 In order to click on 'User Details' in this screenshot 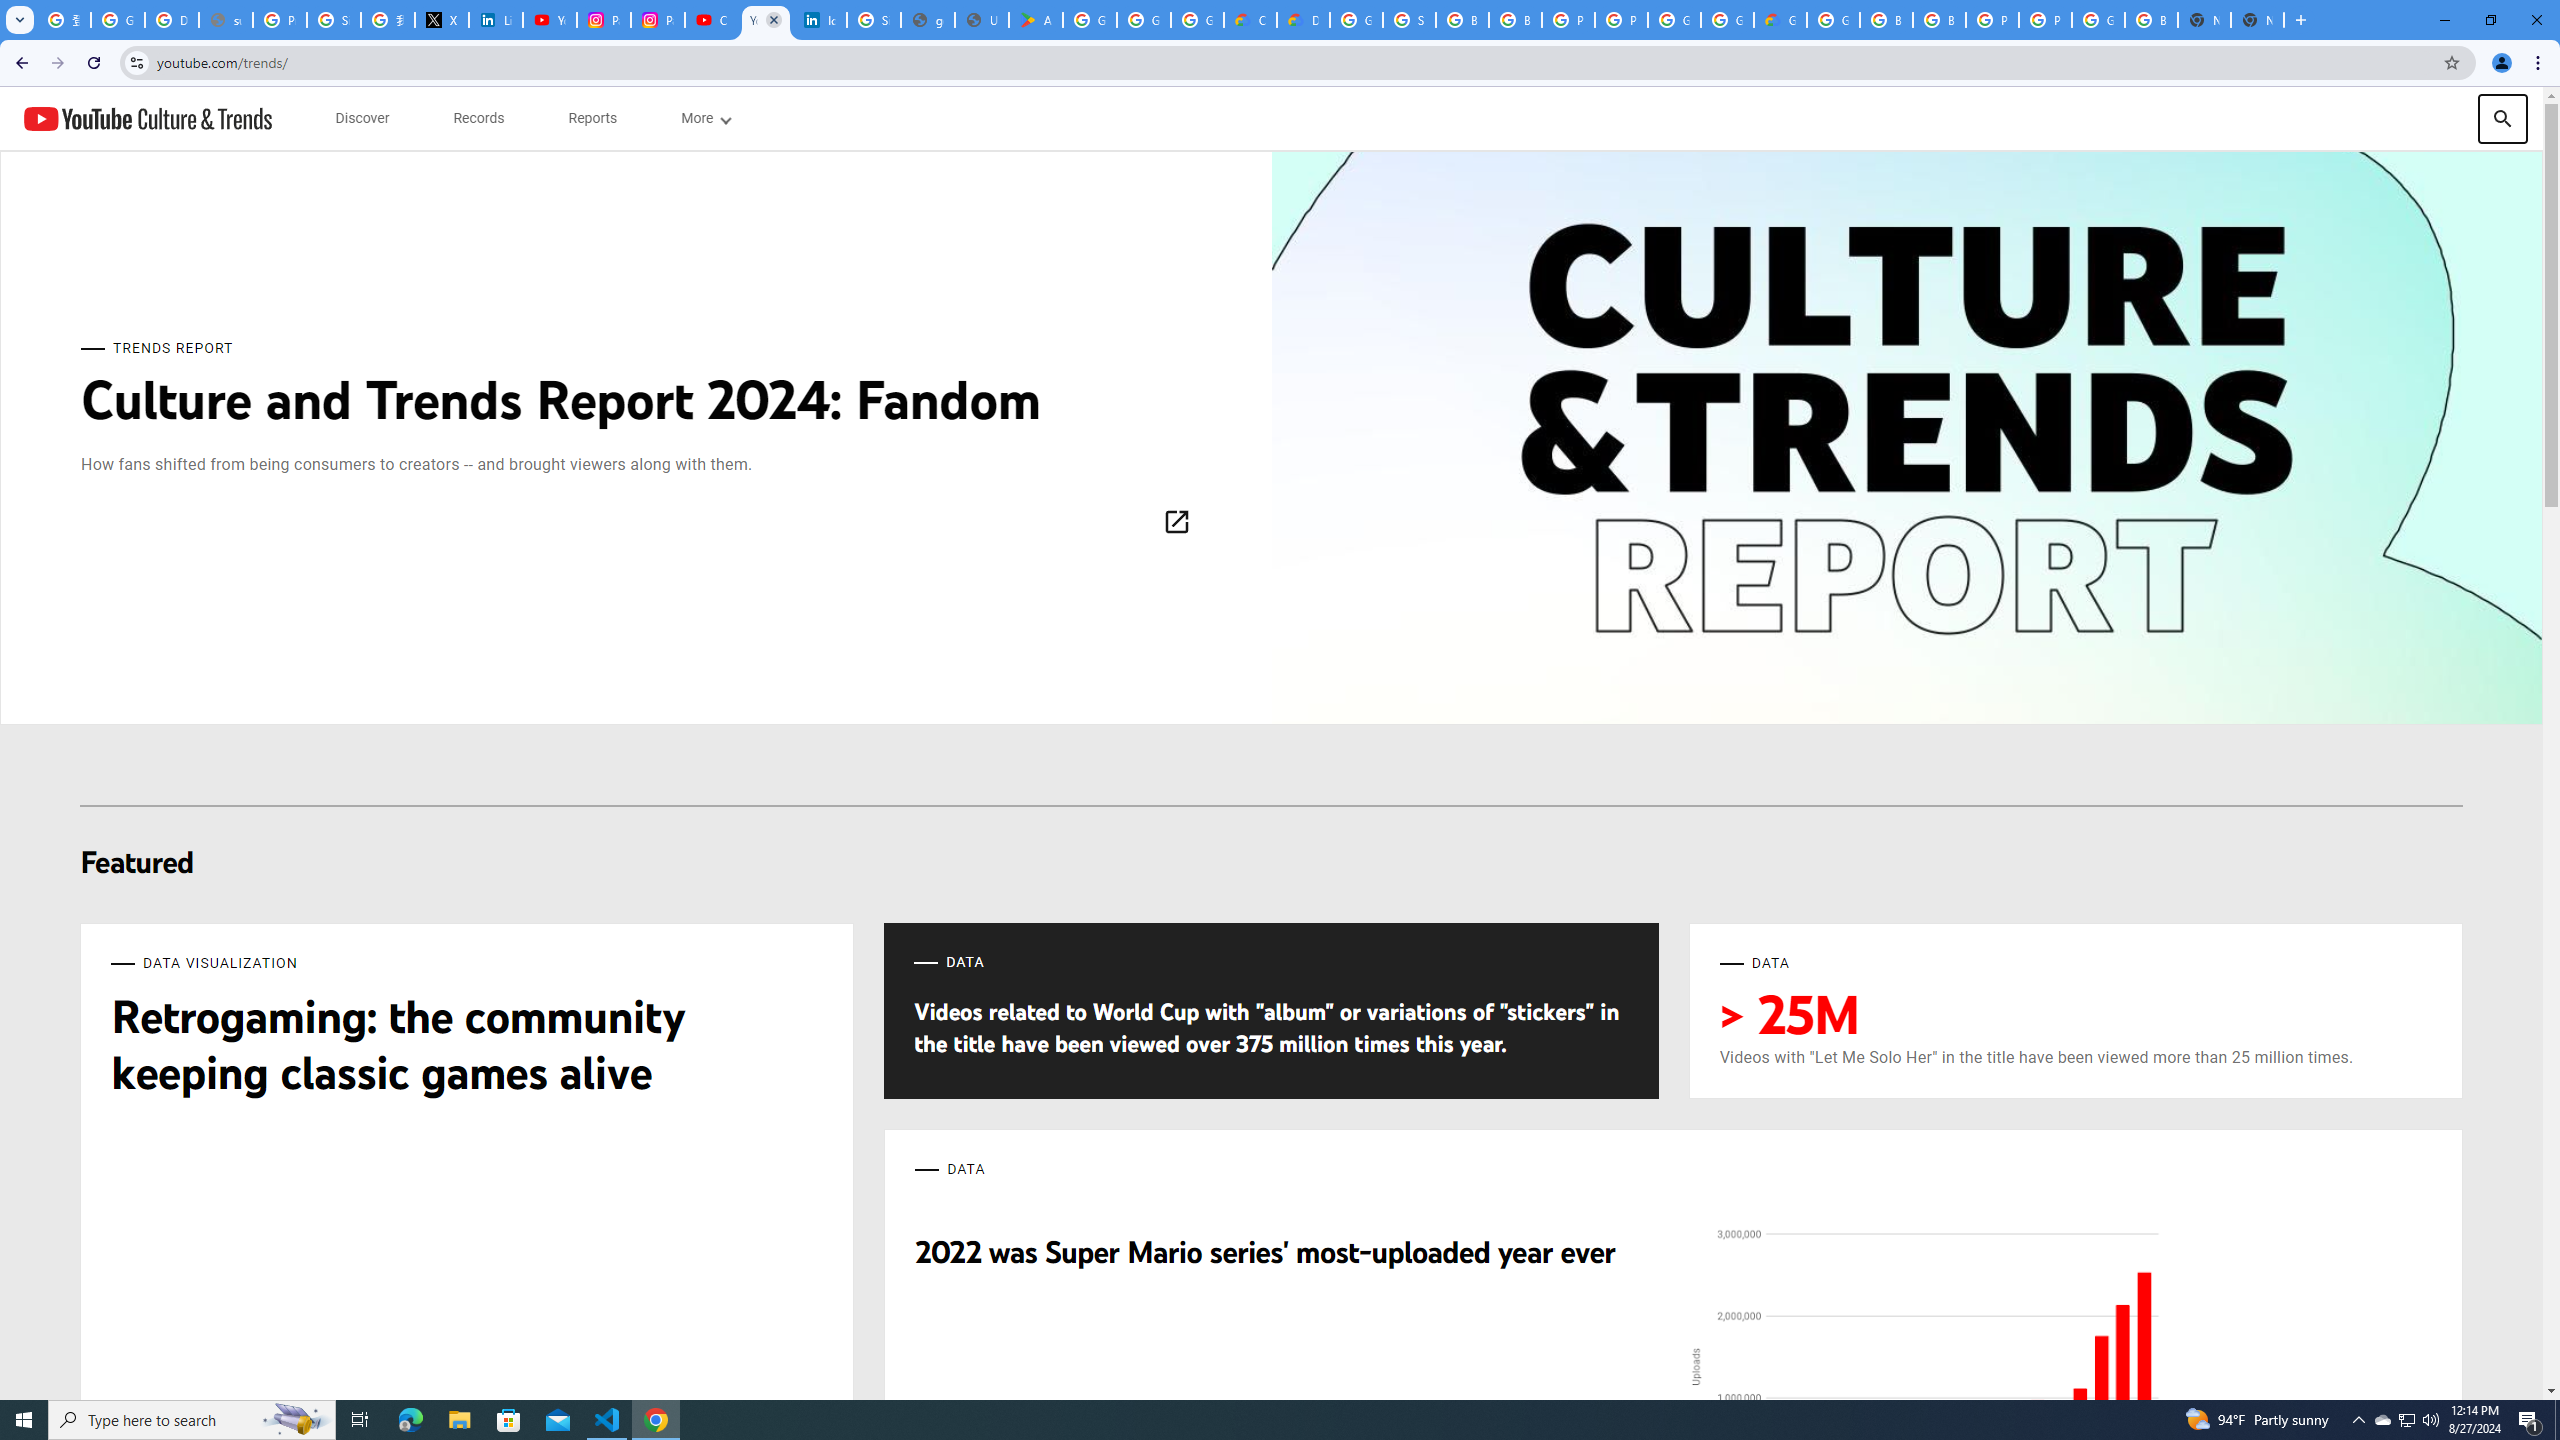, I will do `click(982, 19)`.